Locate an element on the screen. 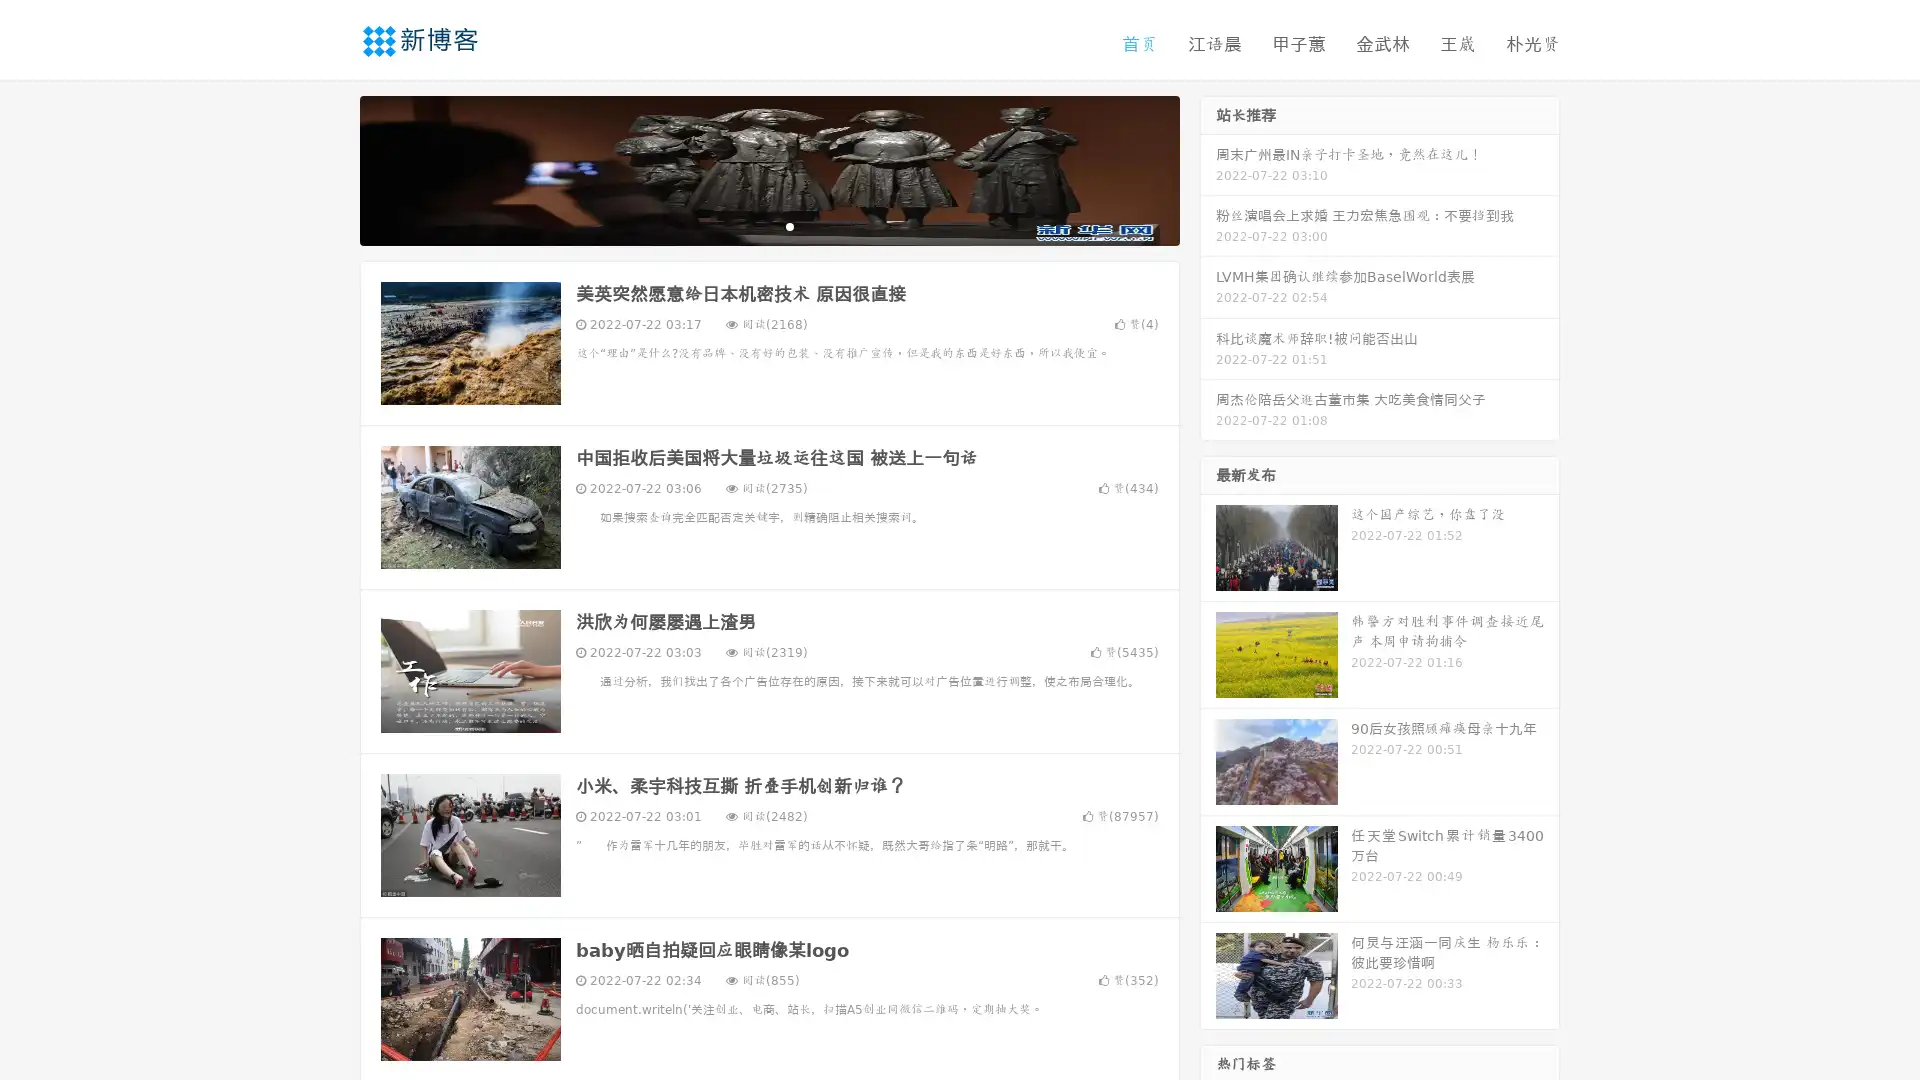 The width and height of the screenshot is (1920, 1080). Next slide is located at coordinates (1208, 168).